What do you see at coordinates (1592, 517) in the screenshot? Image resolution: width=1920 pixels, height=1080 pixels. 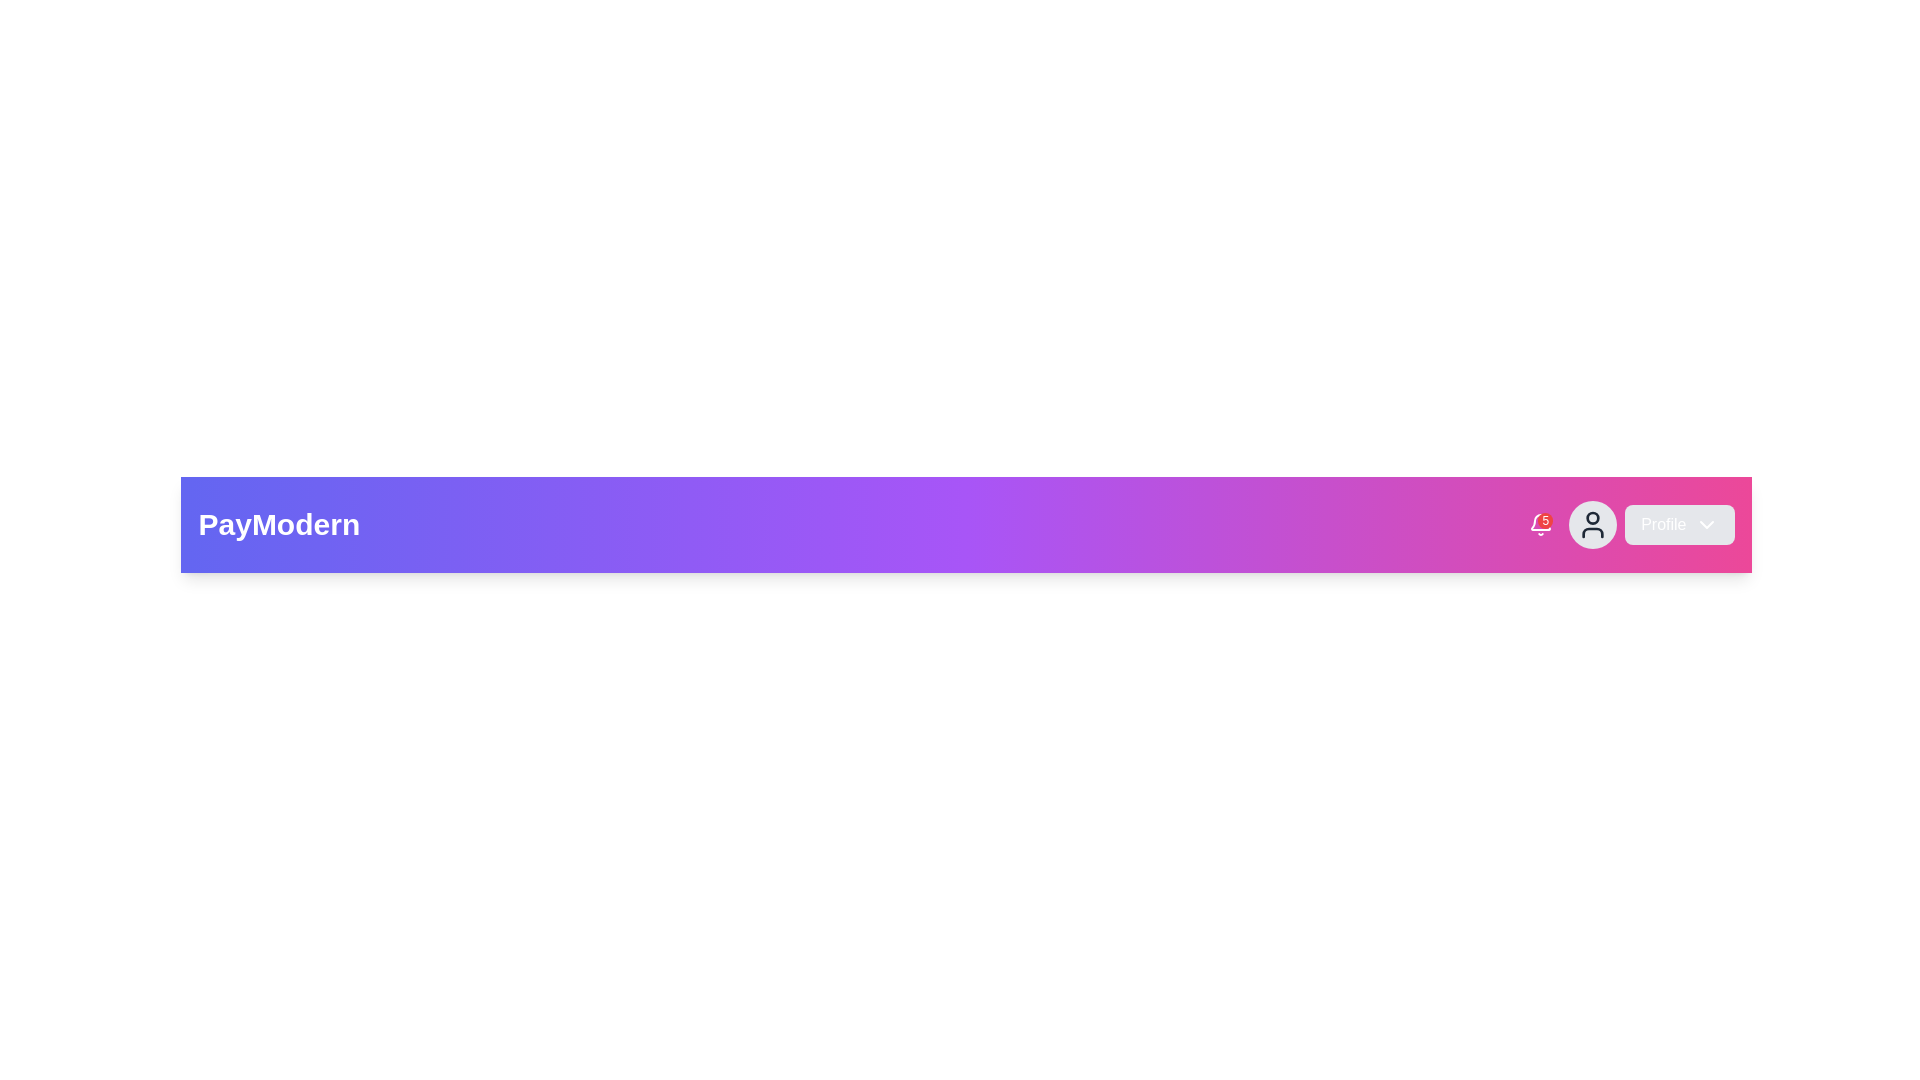 I see `the circular element representing the user profile picture in the navigation bar, located adjacent to the profile dropdown and notification icon` at bounding box center [1592, 517].